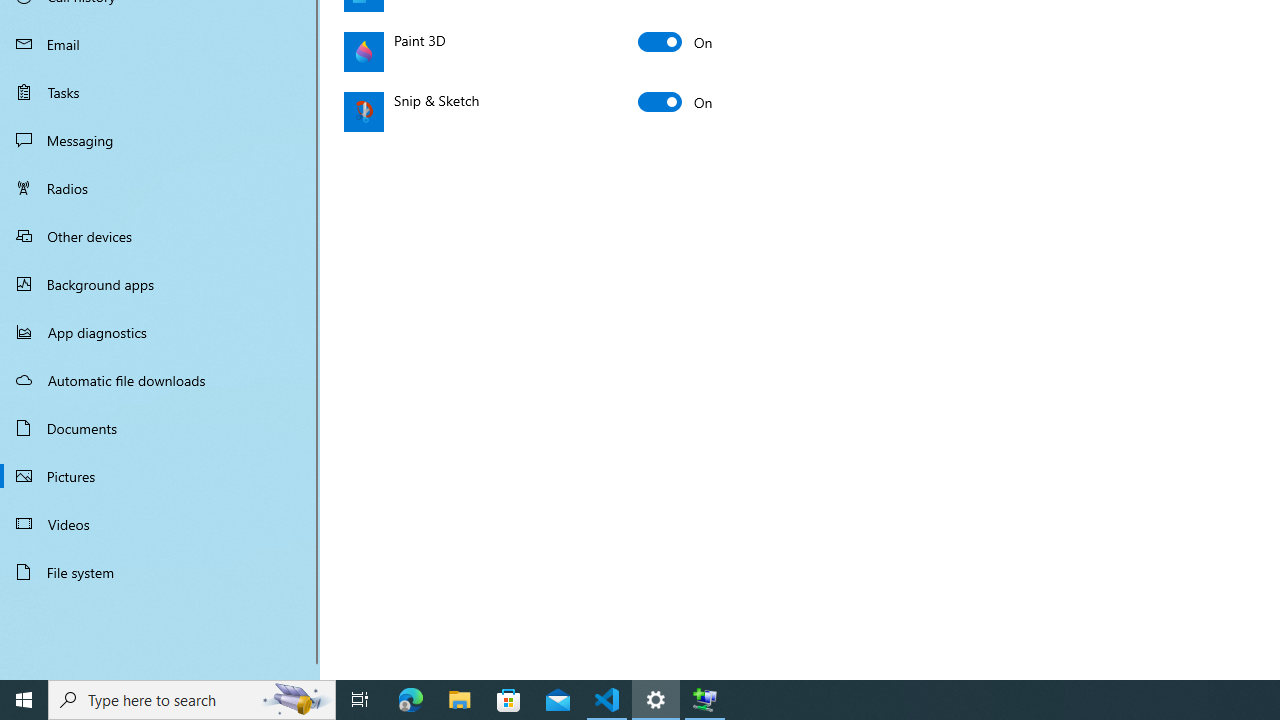 Image resolution: width=1280 pixels, height=720 pixels. Describe the element at coordinates (160, 139) in the screenshot. I see `'Messaging'` at that location.